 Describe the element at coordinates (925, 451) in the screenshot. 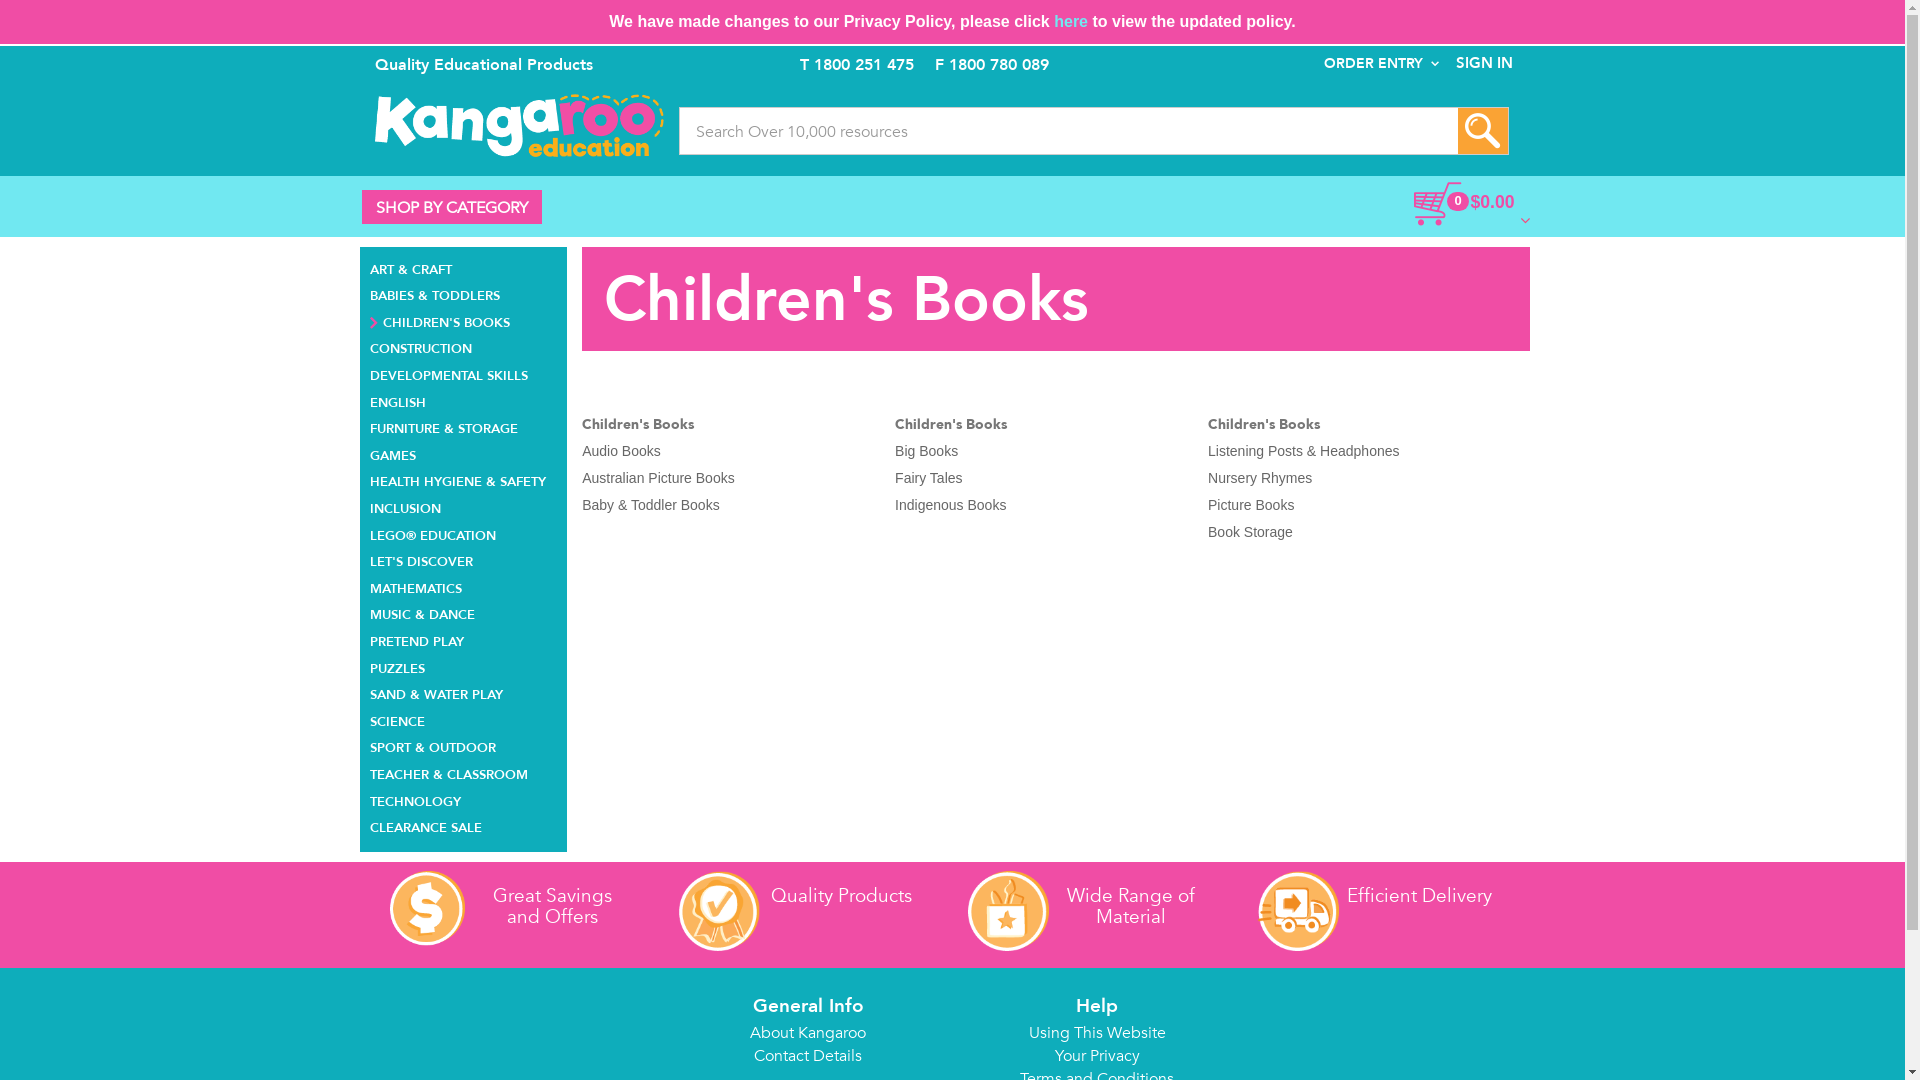

I see `'Big Books'` at that location.